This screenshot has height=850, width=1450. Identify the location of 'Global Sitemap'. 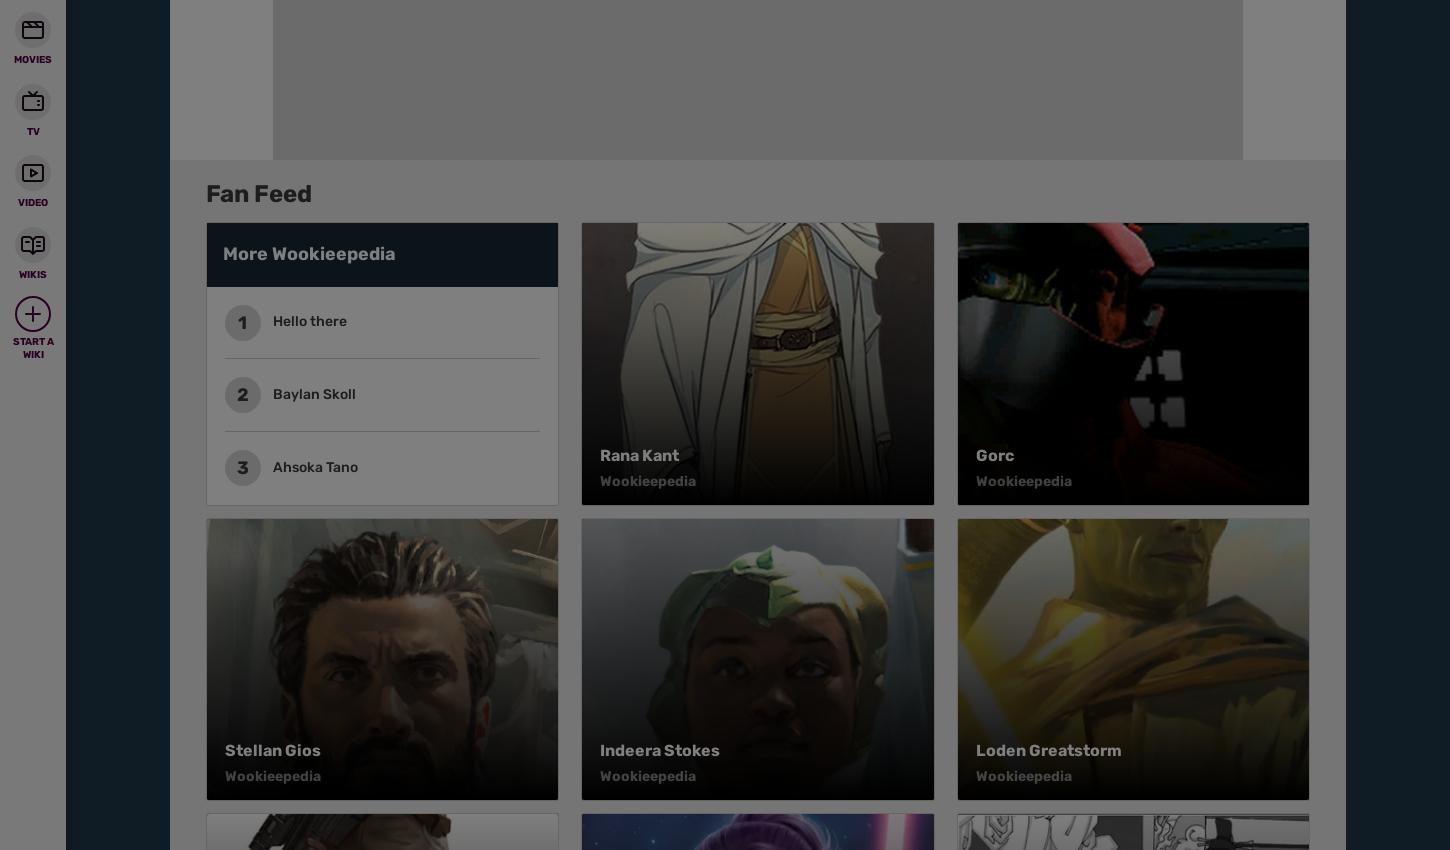
(565, 182).